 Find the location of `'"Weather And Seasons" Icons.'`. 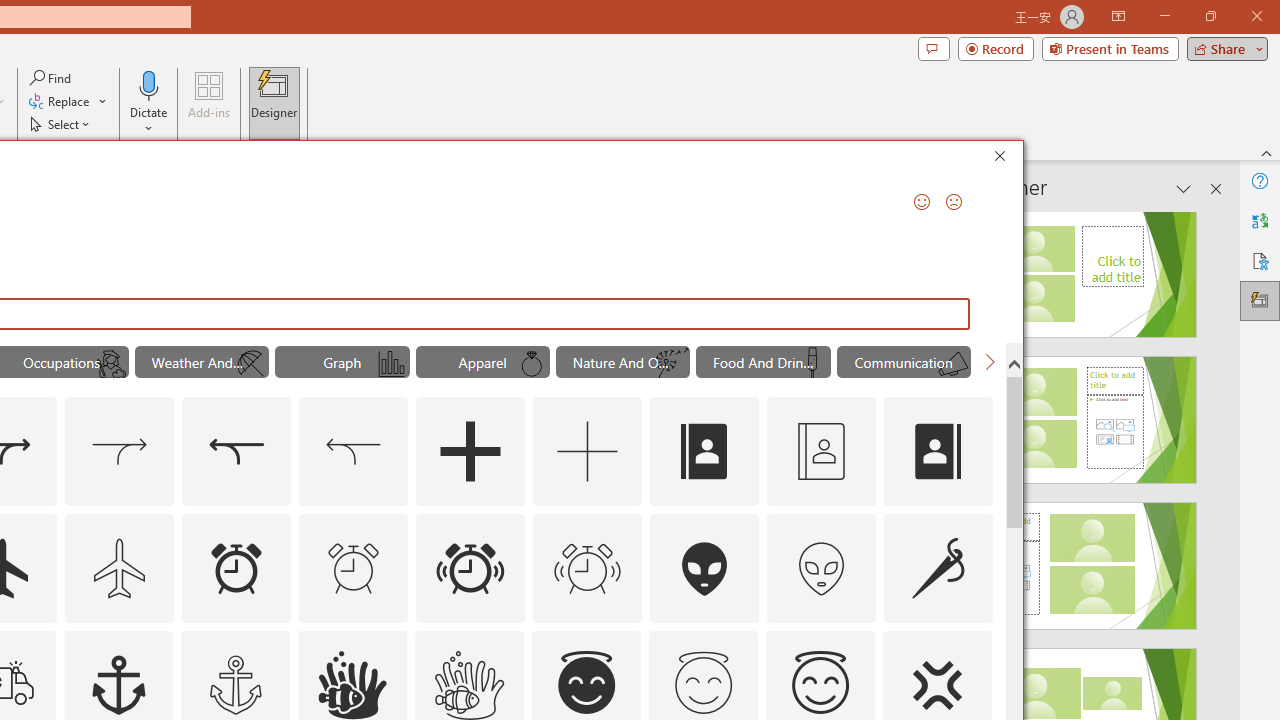

'"Weather And Seasons" Icons.' is located at coordinates (201, 362).